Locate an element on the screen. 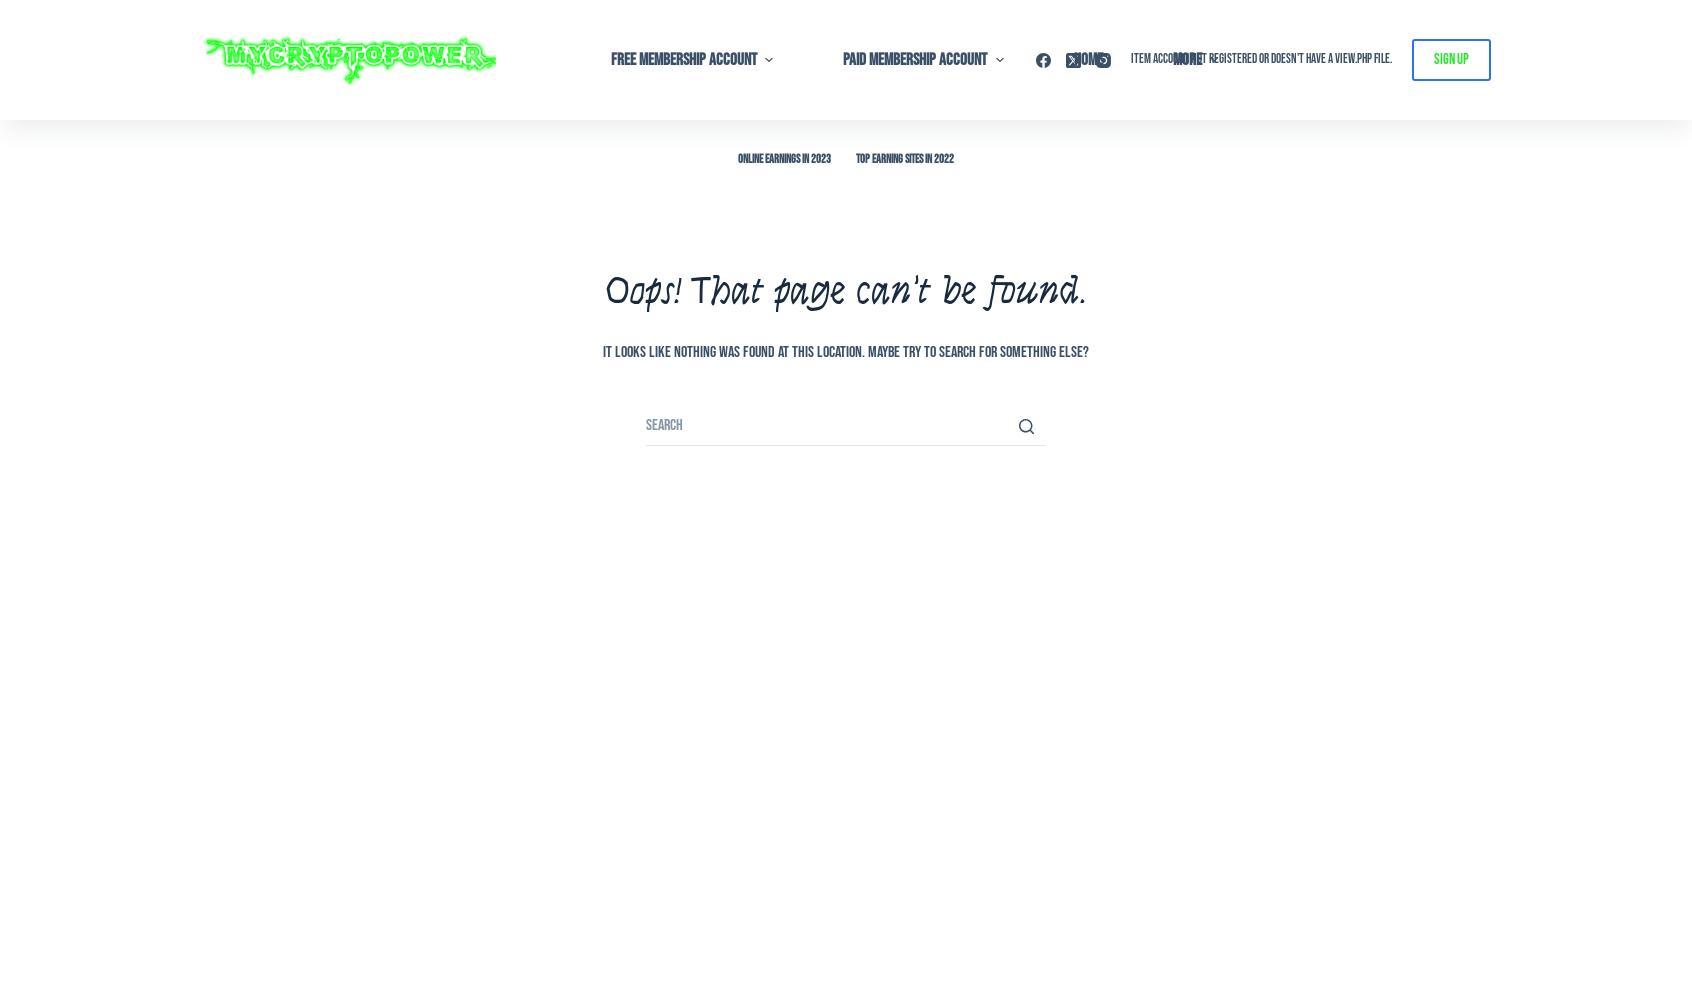 The width and height of the screenshot is (1692, 1000). 'Paid Membership Account' is located at coordinates (914, 59).